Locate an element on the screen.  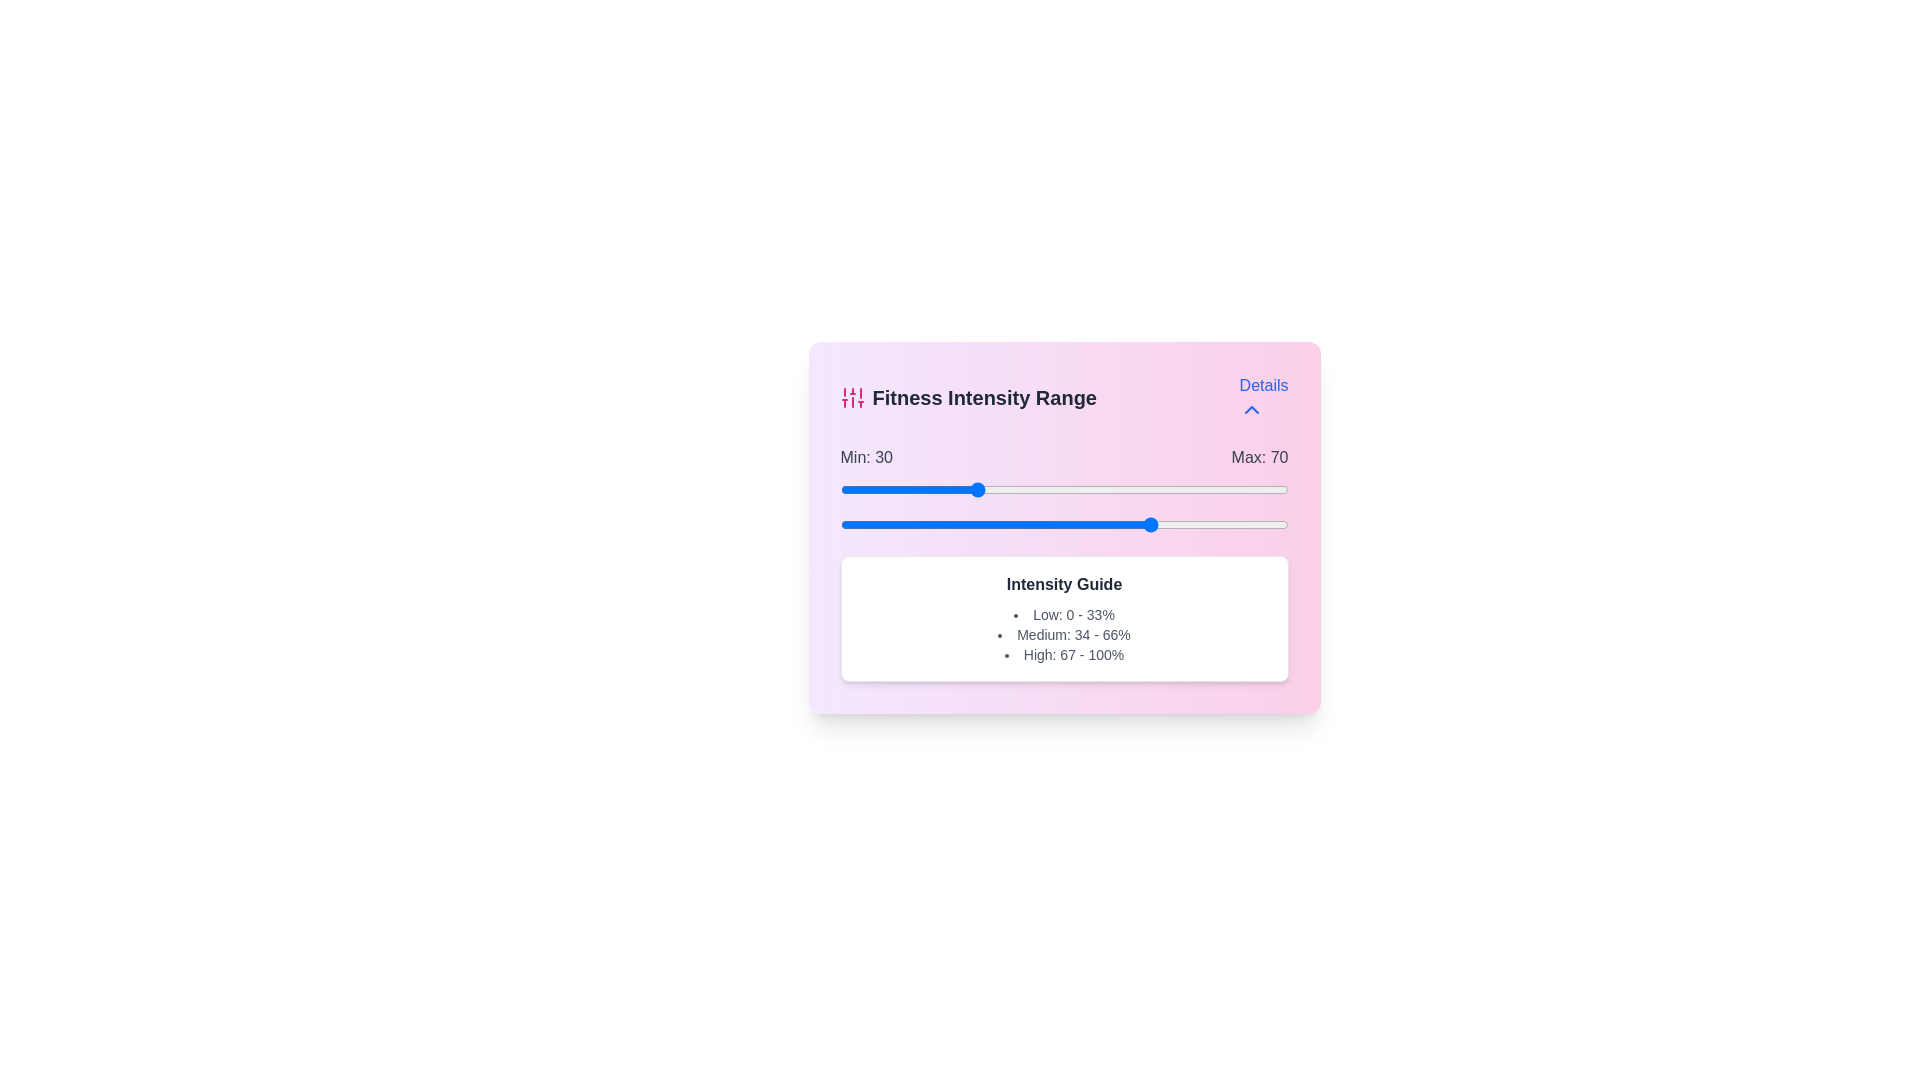
the maximum intensity range slider to 51 percent is located at coordinates (1068, 523).